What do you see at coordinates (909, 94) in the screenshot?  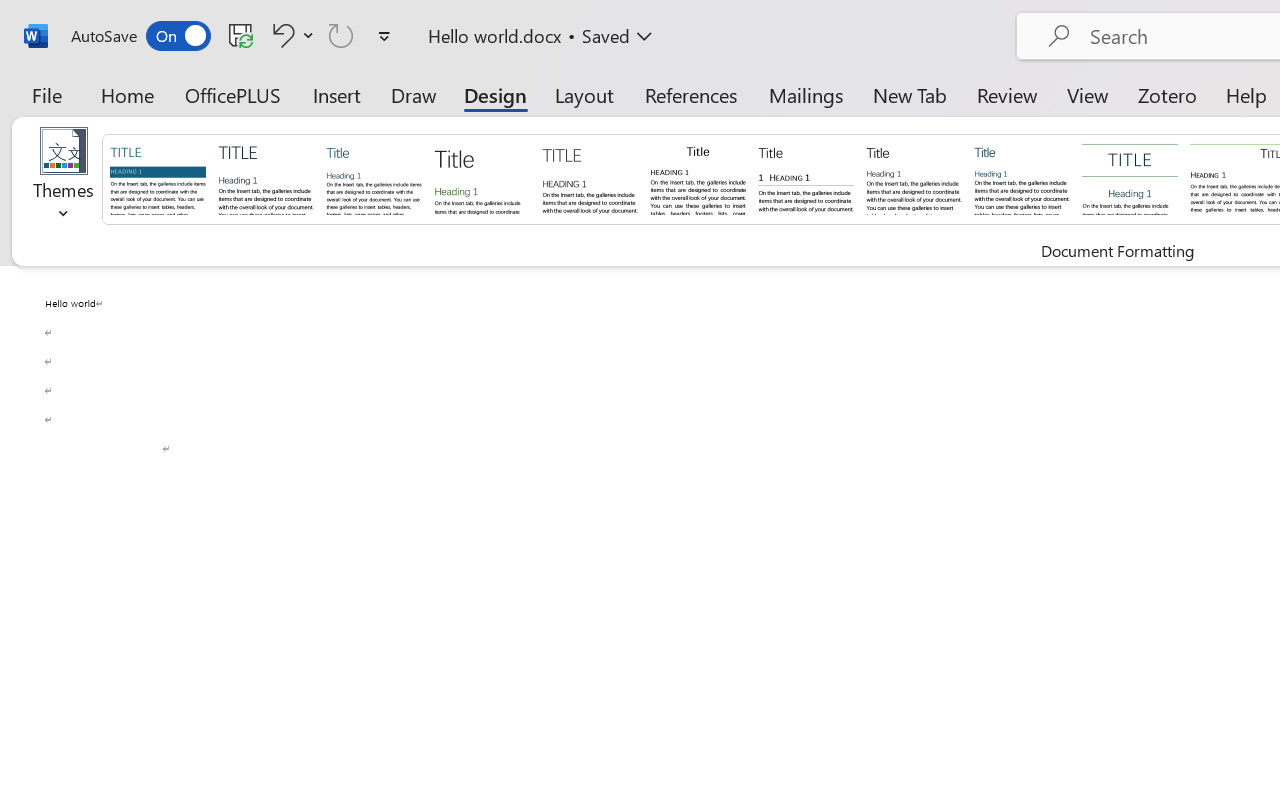 I see `'New Tab'` at bounding box center [909, 94].